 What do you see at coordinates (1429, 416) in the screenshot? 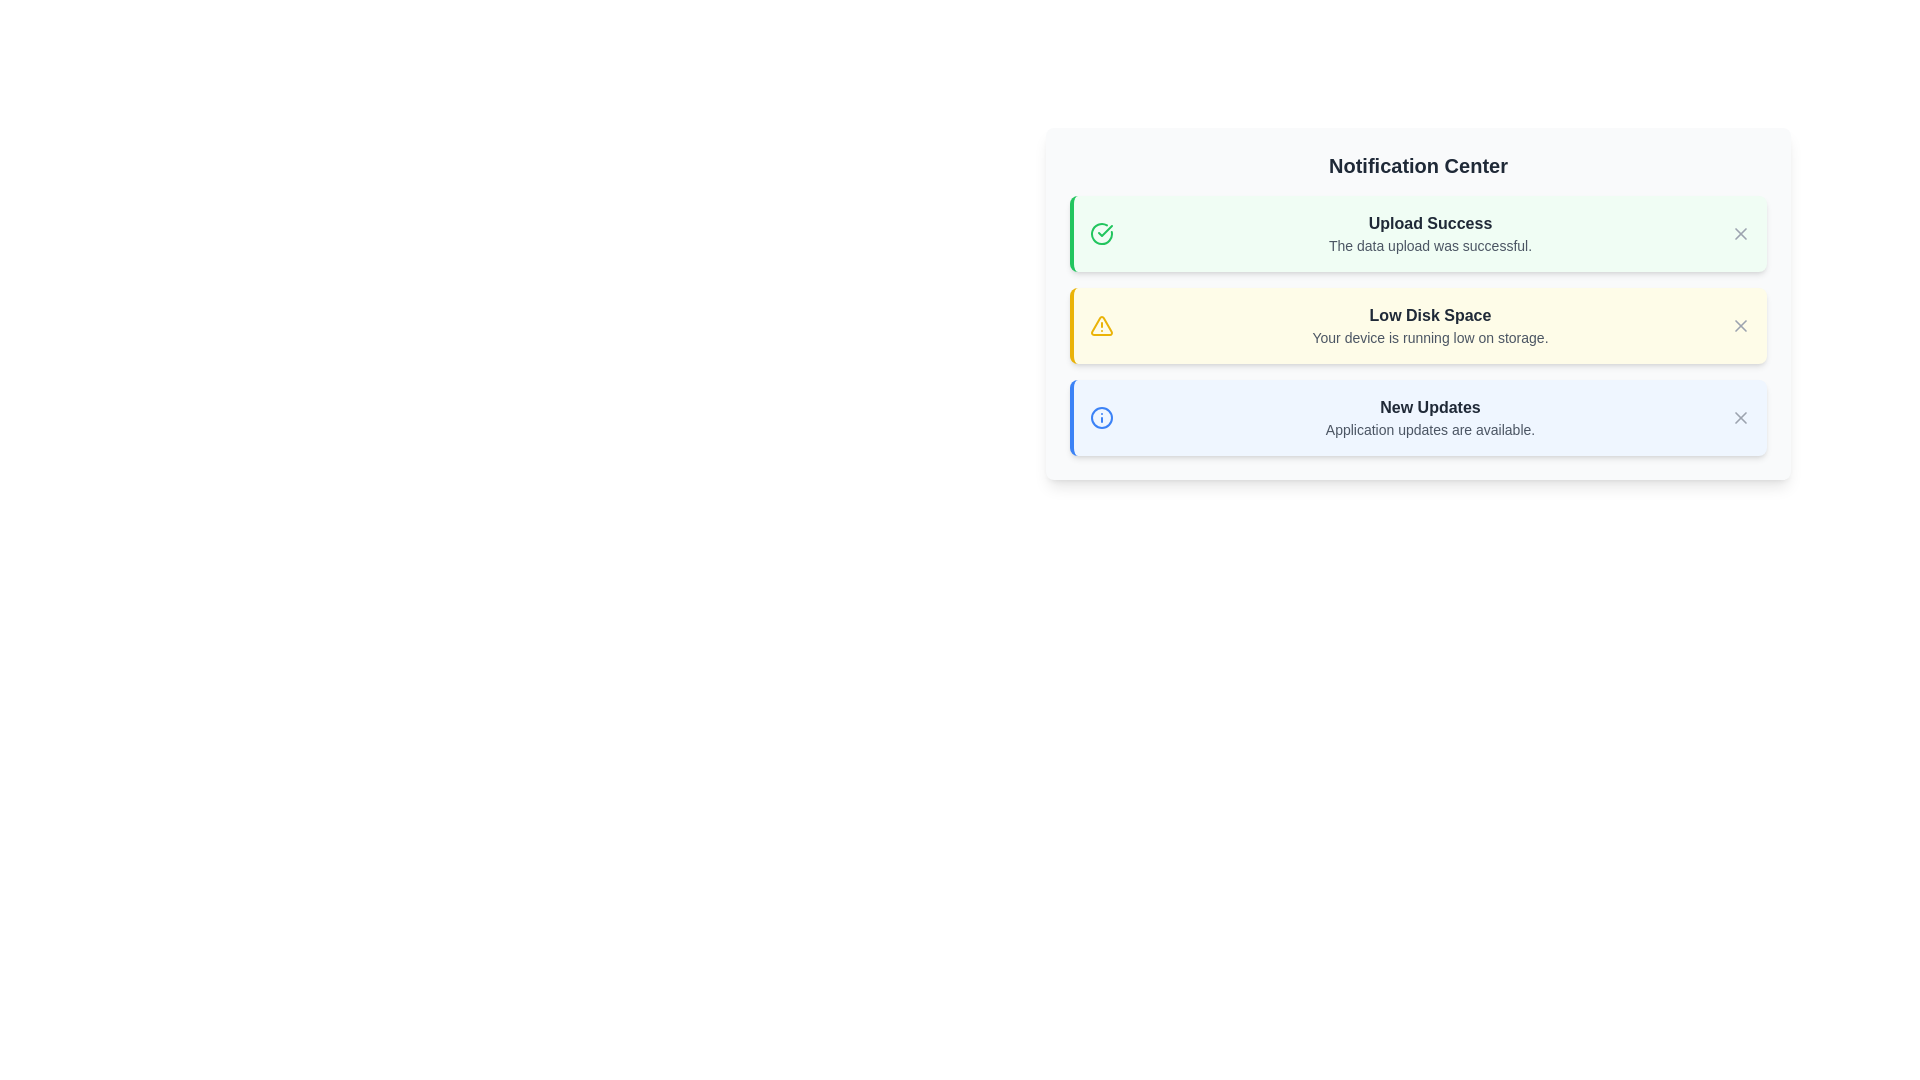
I see `the Static Information Text element in the Notification Center that informs about application updates, located below the 'Low Disk Space' notification` at bounding box center [1429, 416].